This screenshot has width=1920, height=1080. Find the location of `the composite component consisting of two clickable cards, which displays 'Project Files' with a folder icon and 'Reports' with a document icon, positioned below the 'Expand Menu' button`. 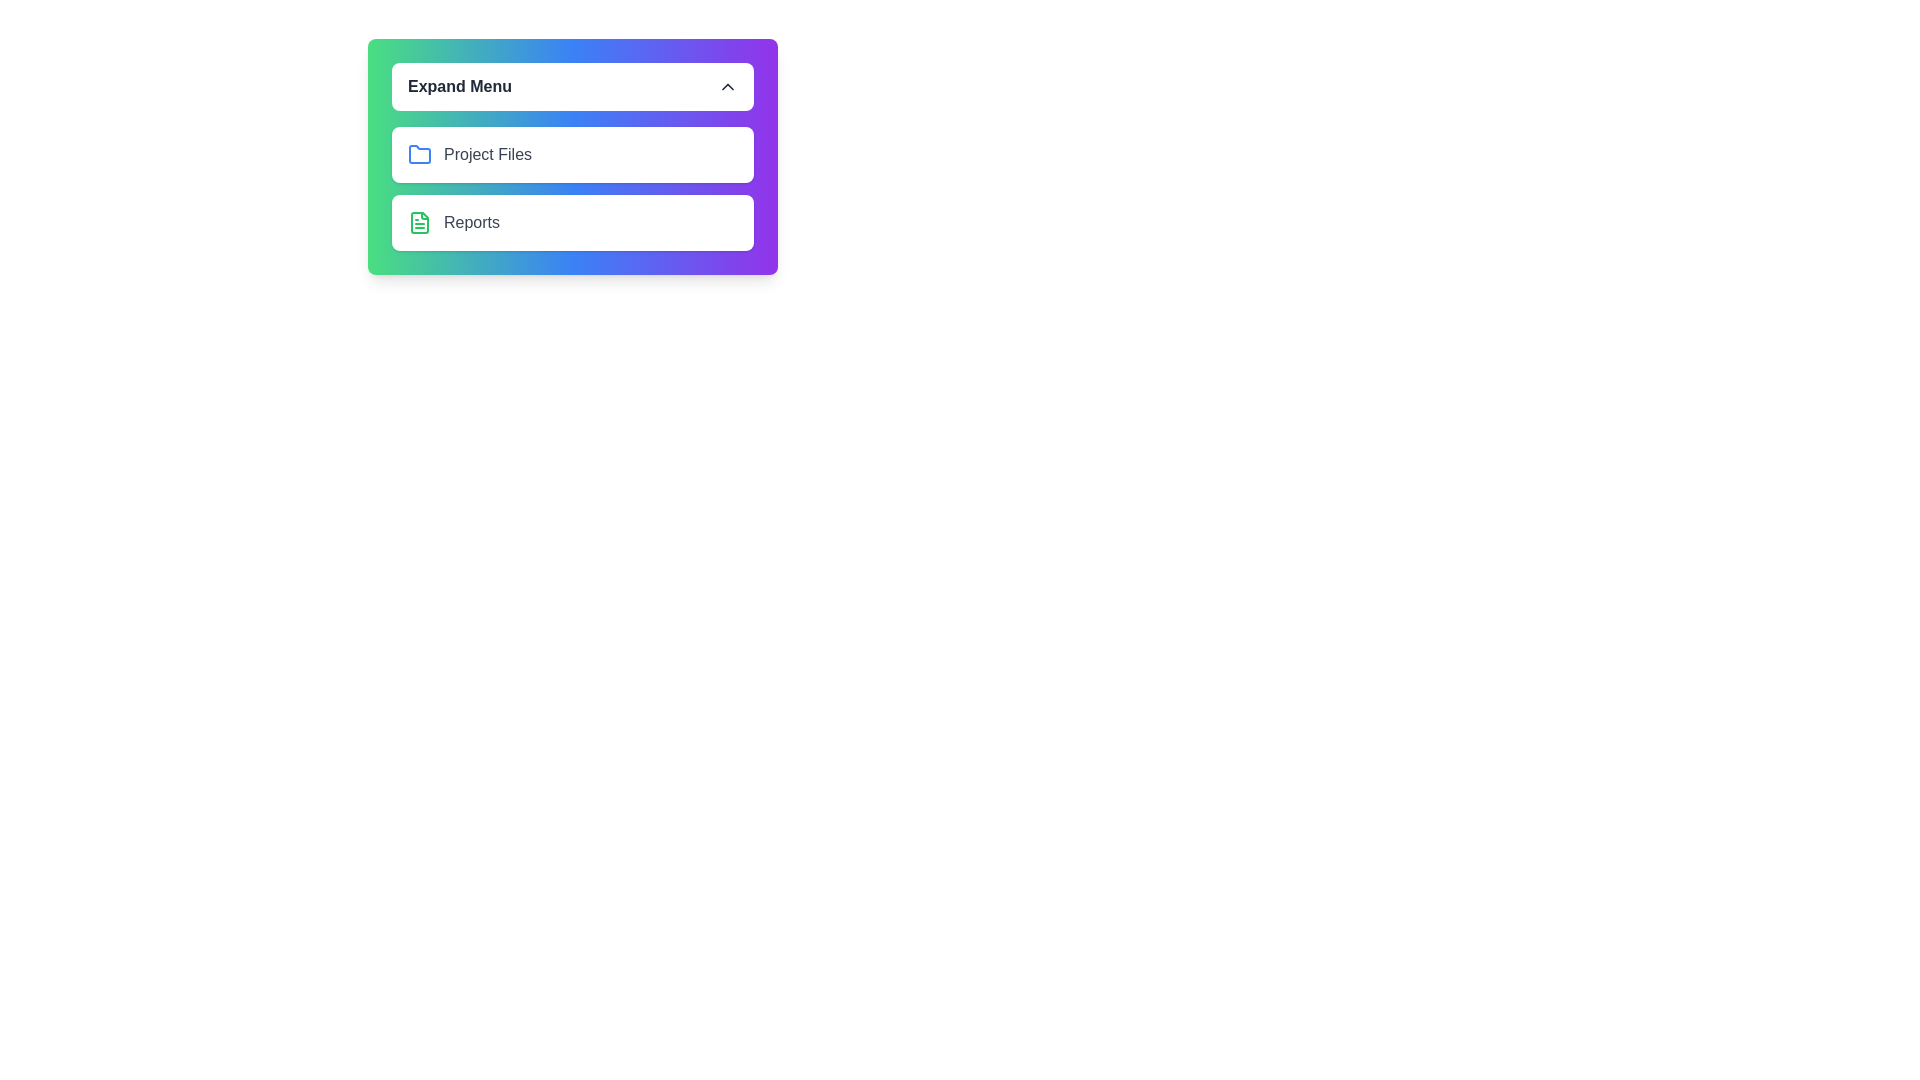

the composite component consisting of two clickable cards, which displays 'Project Files' with a folder icon and 'Reports' with a document icon, positioned below the 'Expand Menu' button is located at coordinates (571, 189).